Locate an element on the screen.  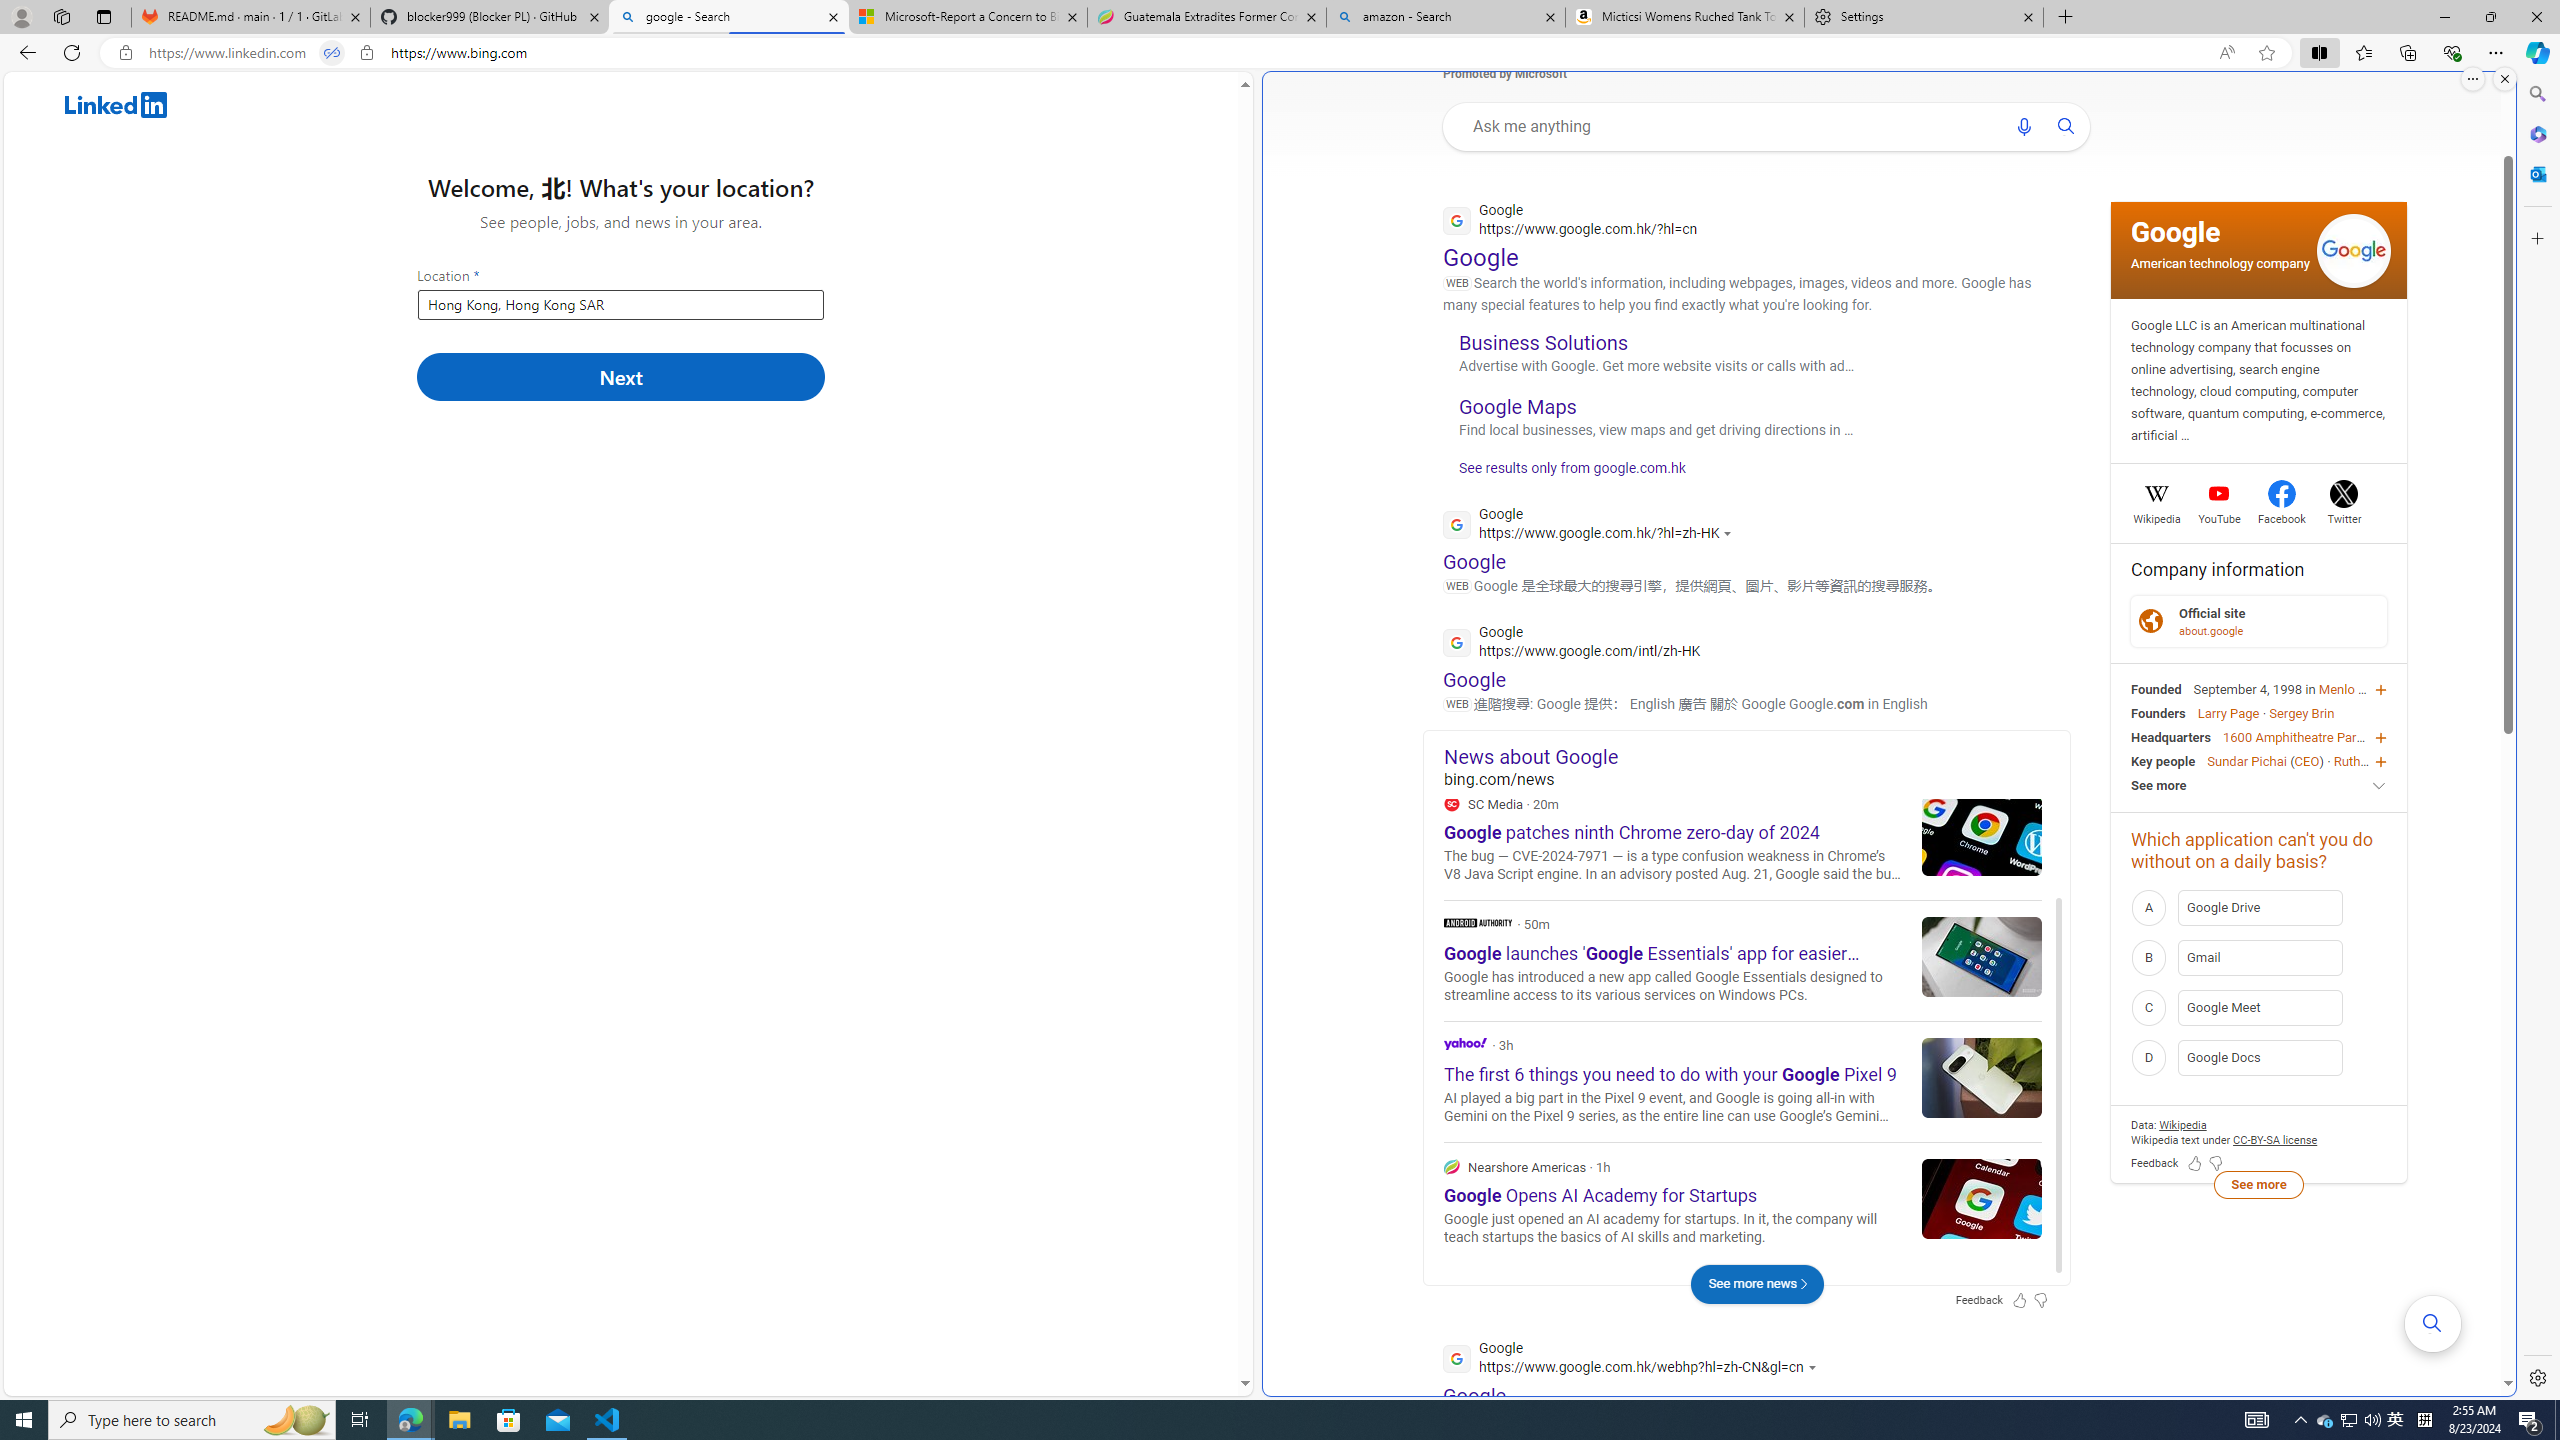
'Founders' is located at coordinates (2157, 712).